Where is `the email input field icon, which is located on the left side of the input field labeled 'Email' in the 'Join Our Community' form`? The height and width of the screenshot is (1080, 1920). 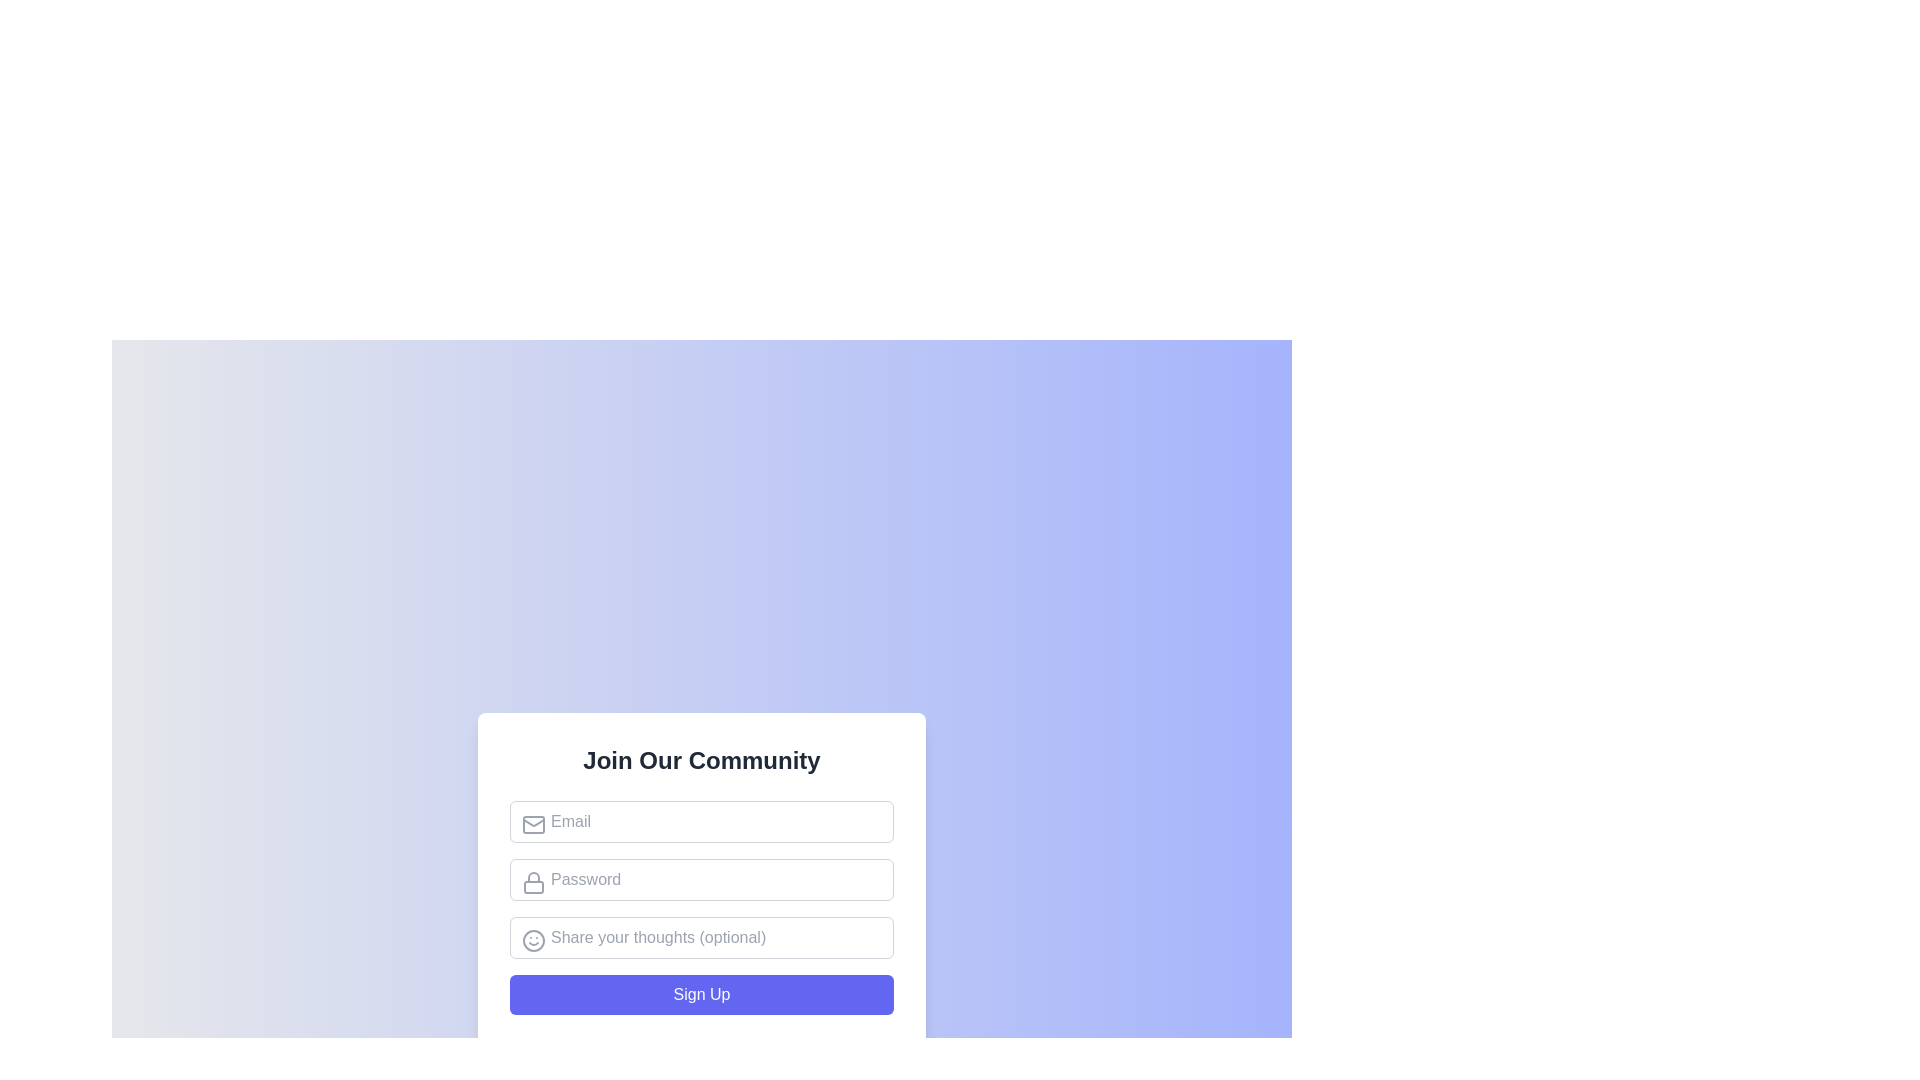 the email input field icon, which is located on the left side of the input field labeled 'Email' in the 'Join Our Community' form is located at coordinates (533, 825).